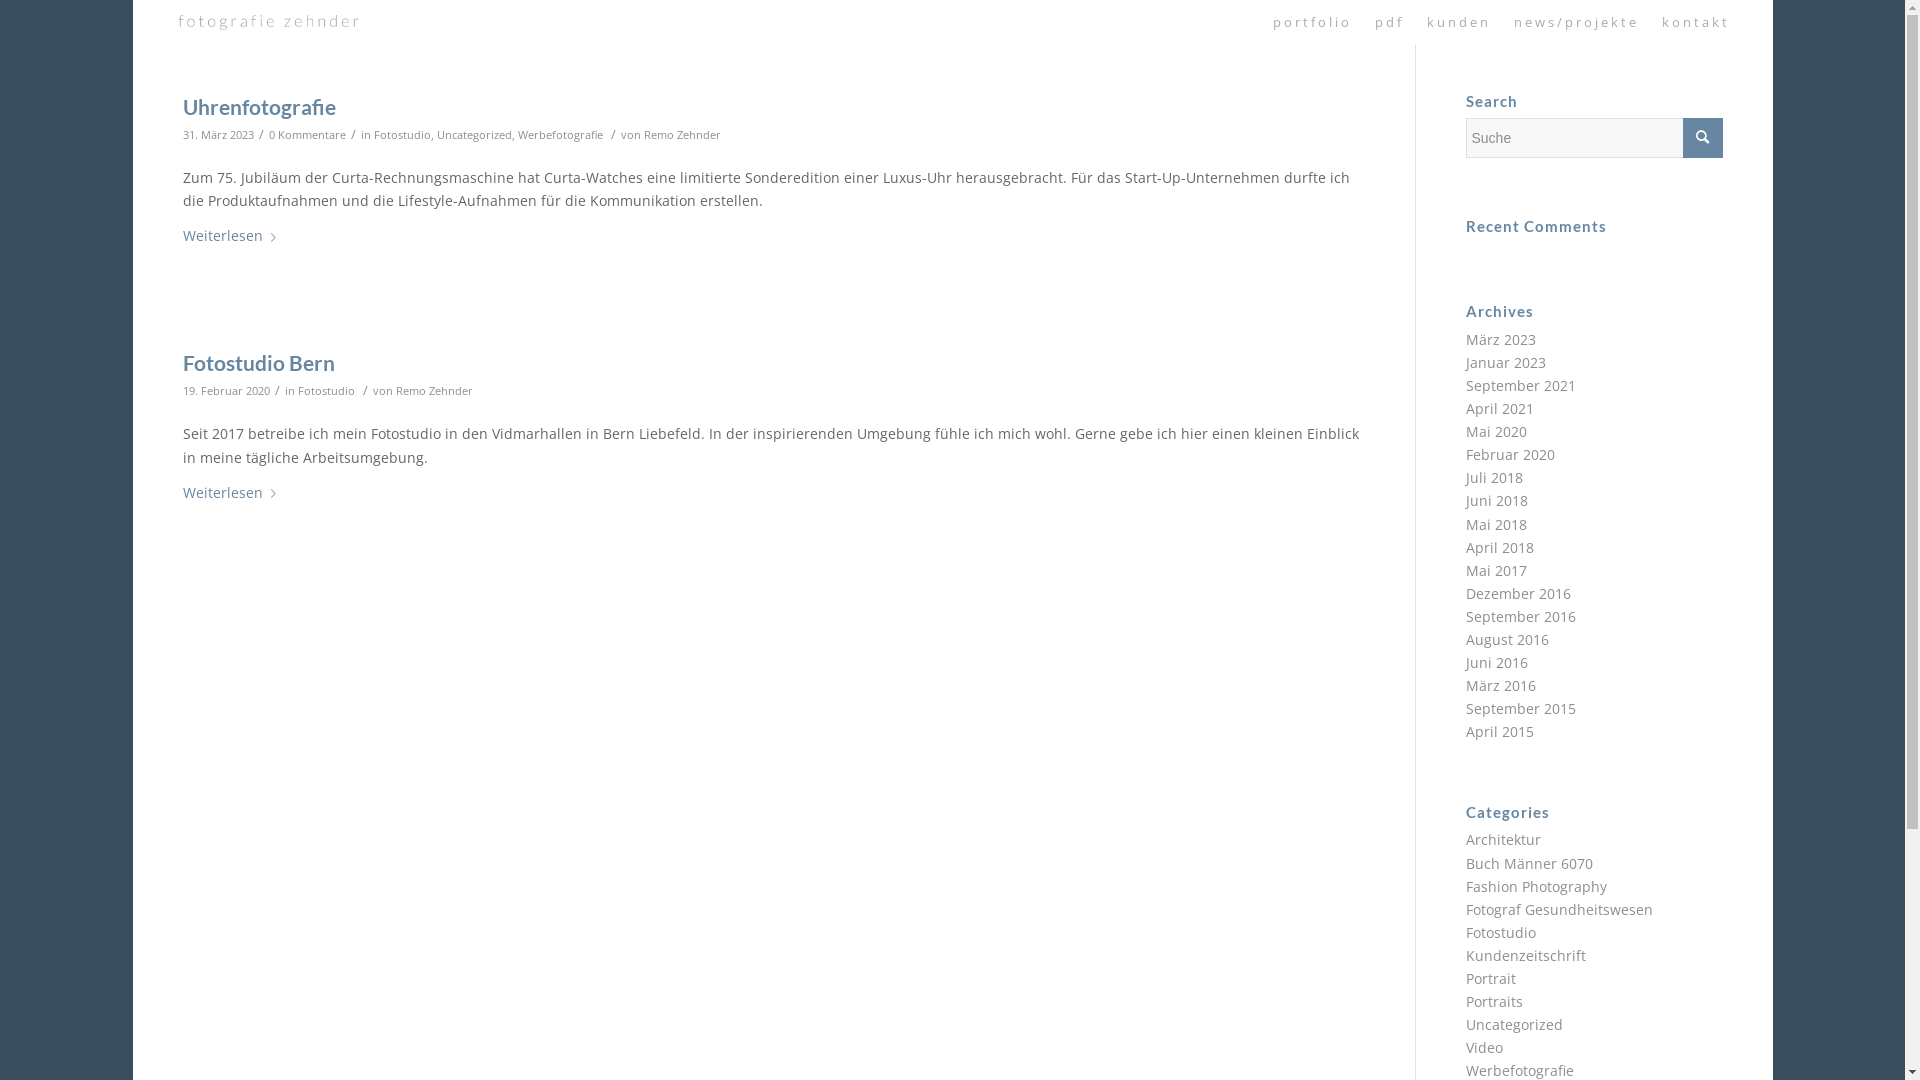 This screenshot has width=1920, height=1080. I want to click on 'Juni 2016', so click(1497, 662).